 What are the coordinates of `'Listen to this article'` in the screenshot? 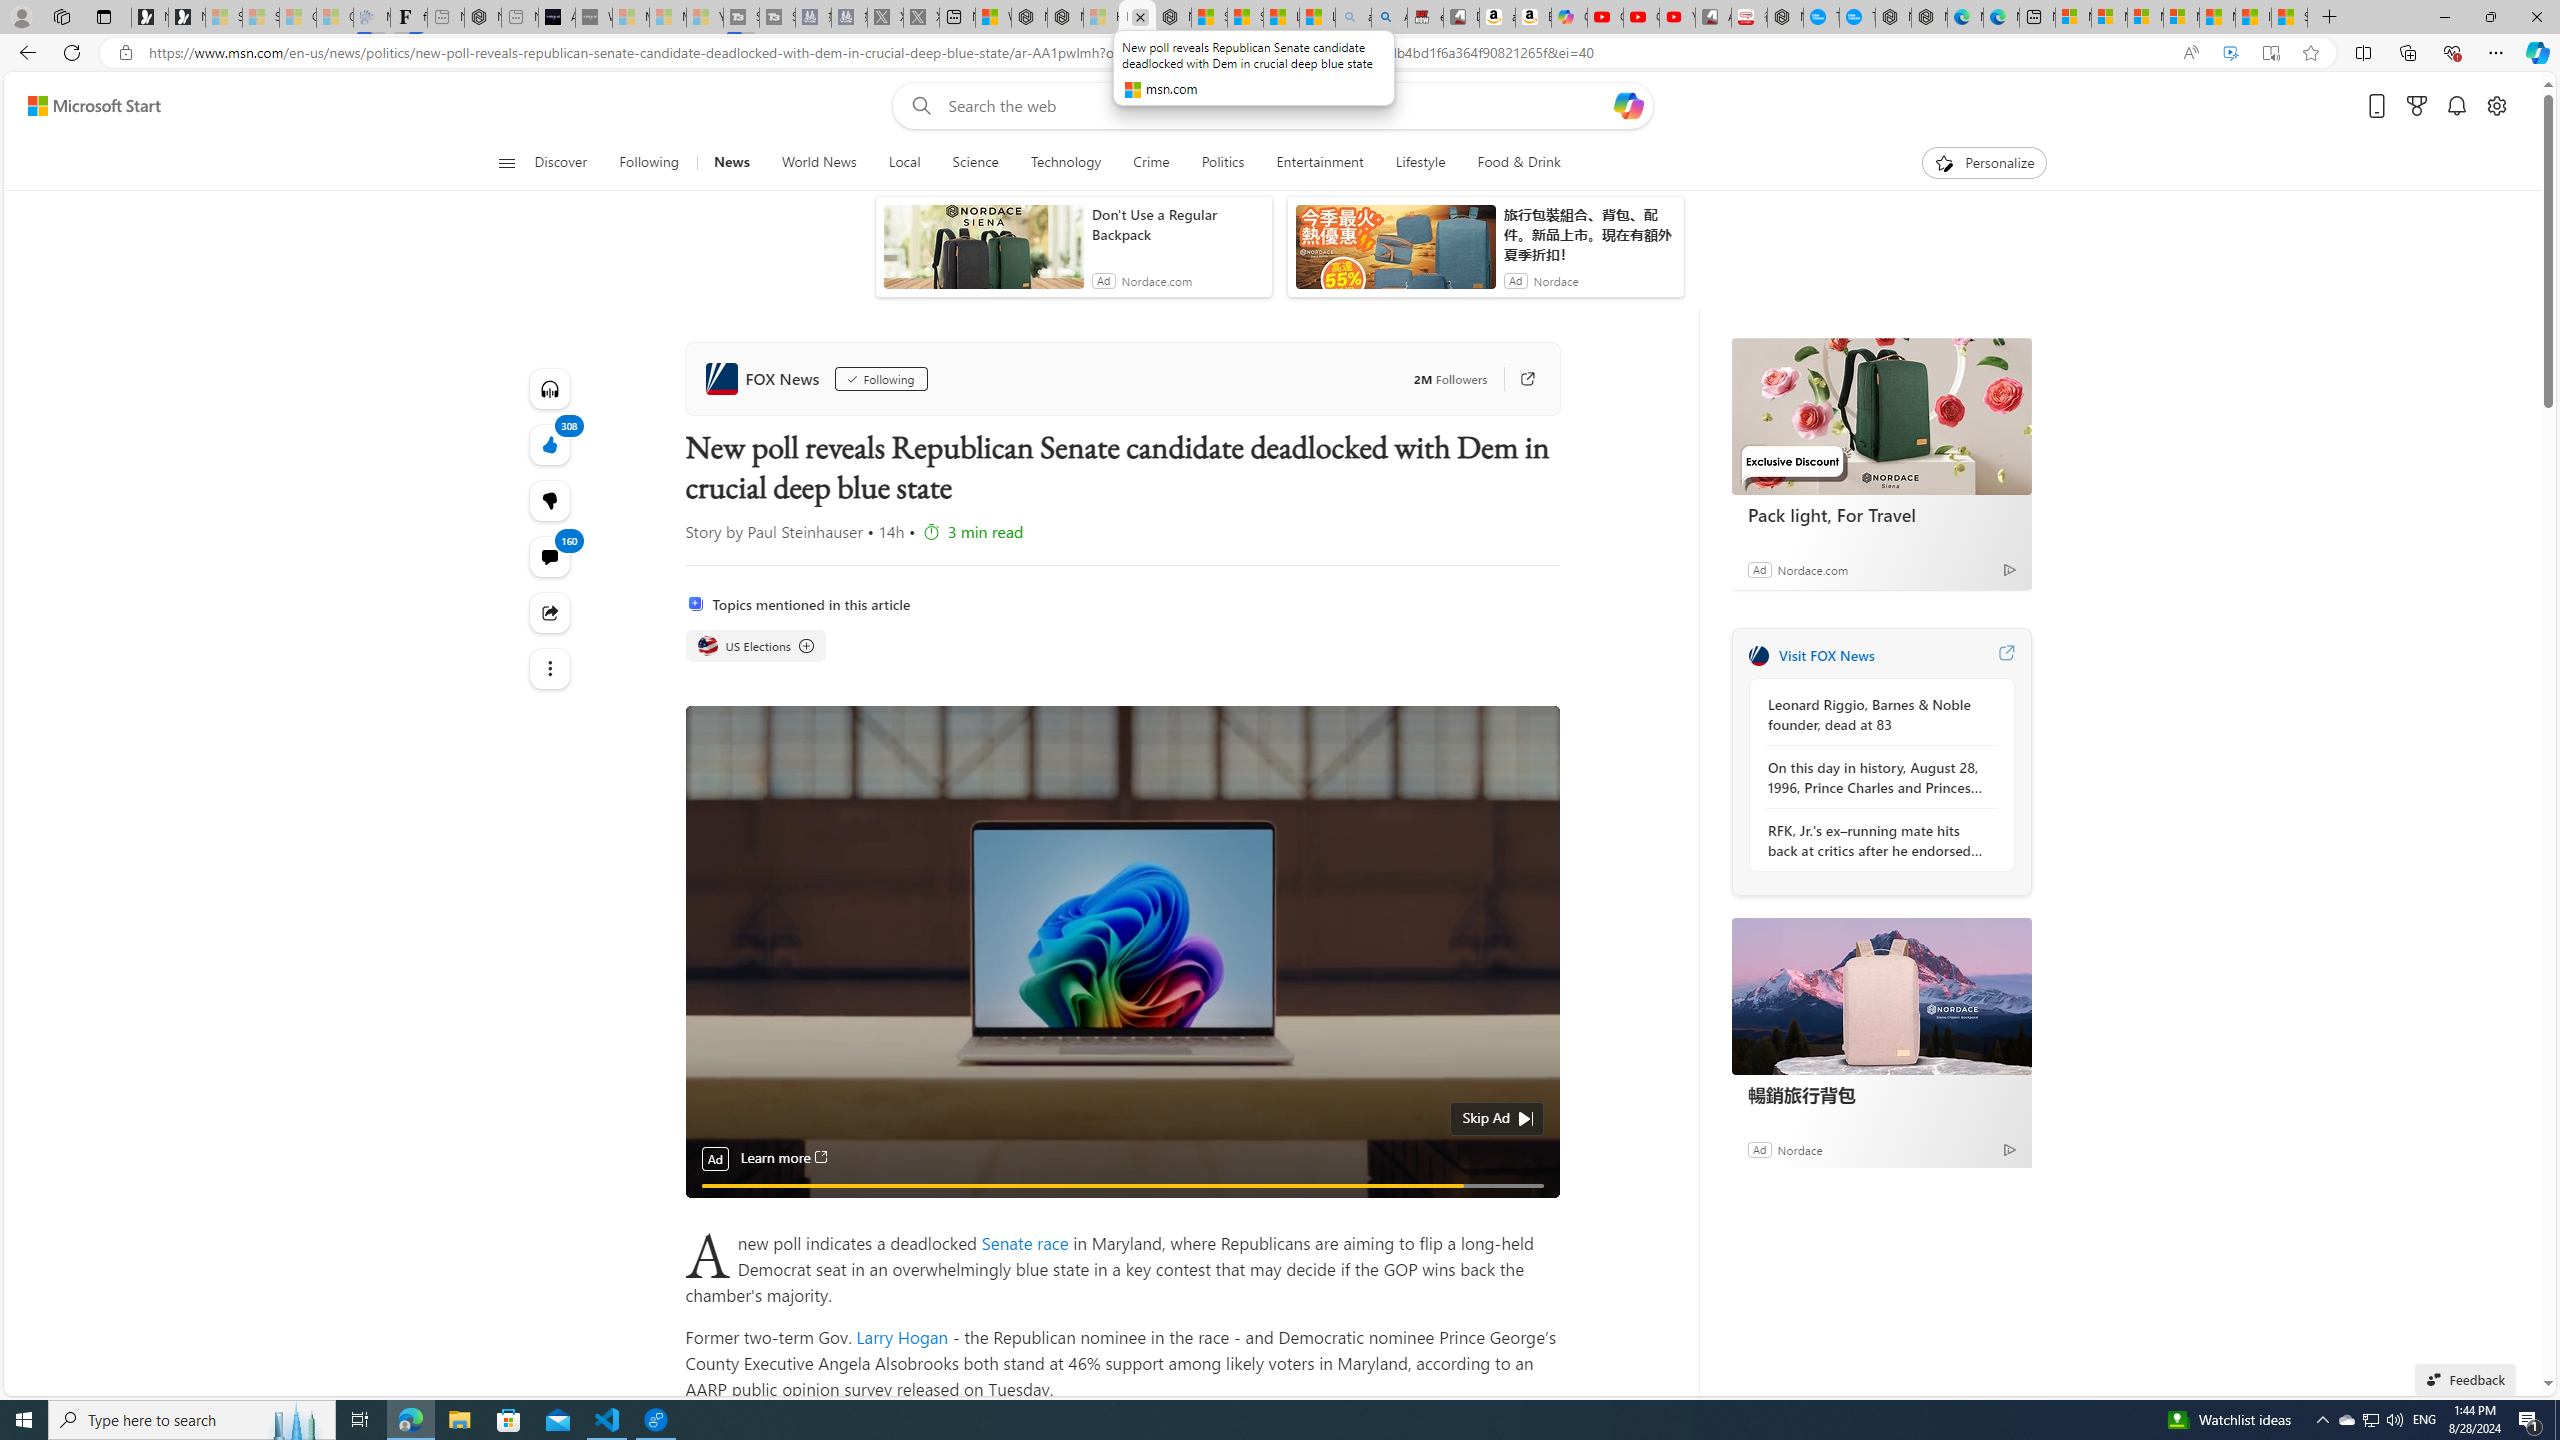 It's located at (550, 387).